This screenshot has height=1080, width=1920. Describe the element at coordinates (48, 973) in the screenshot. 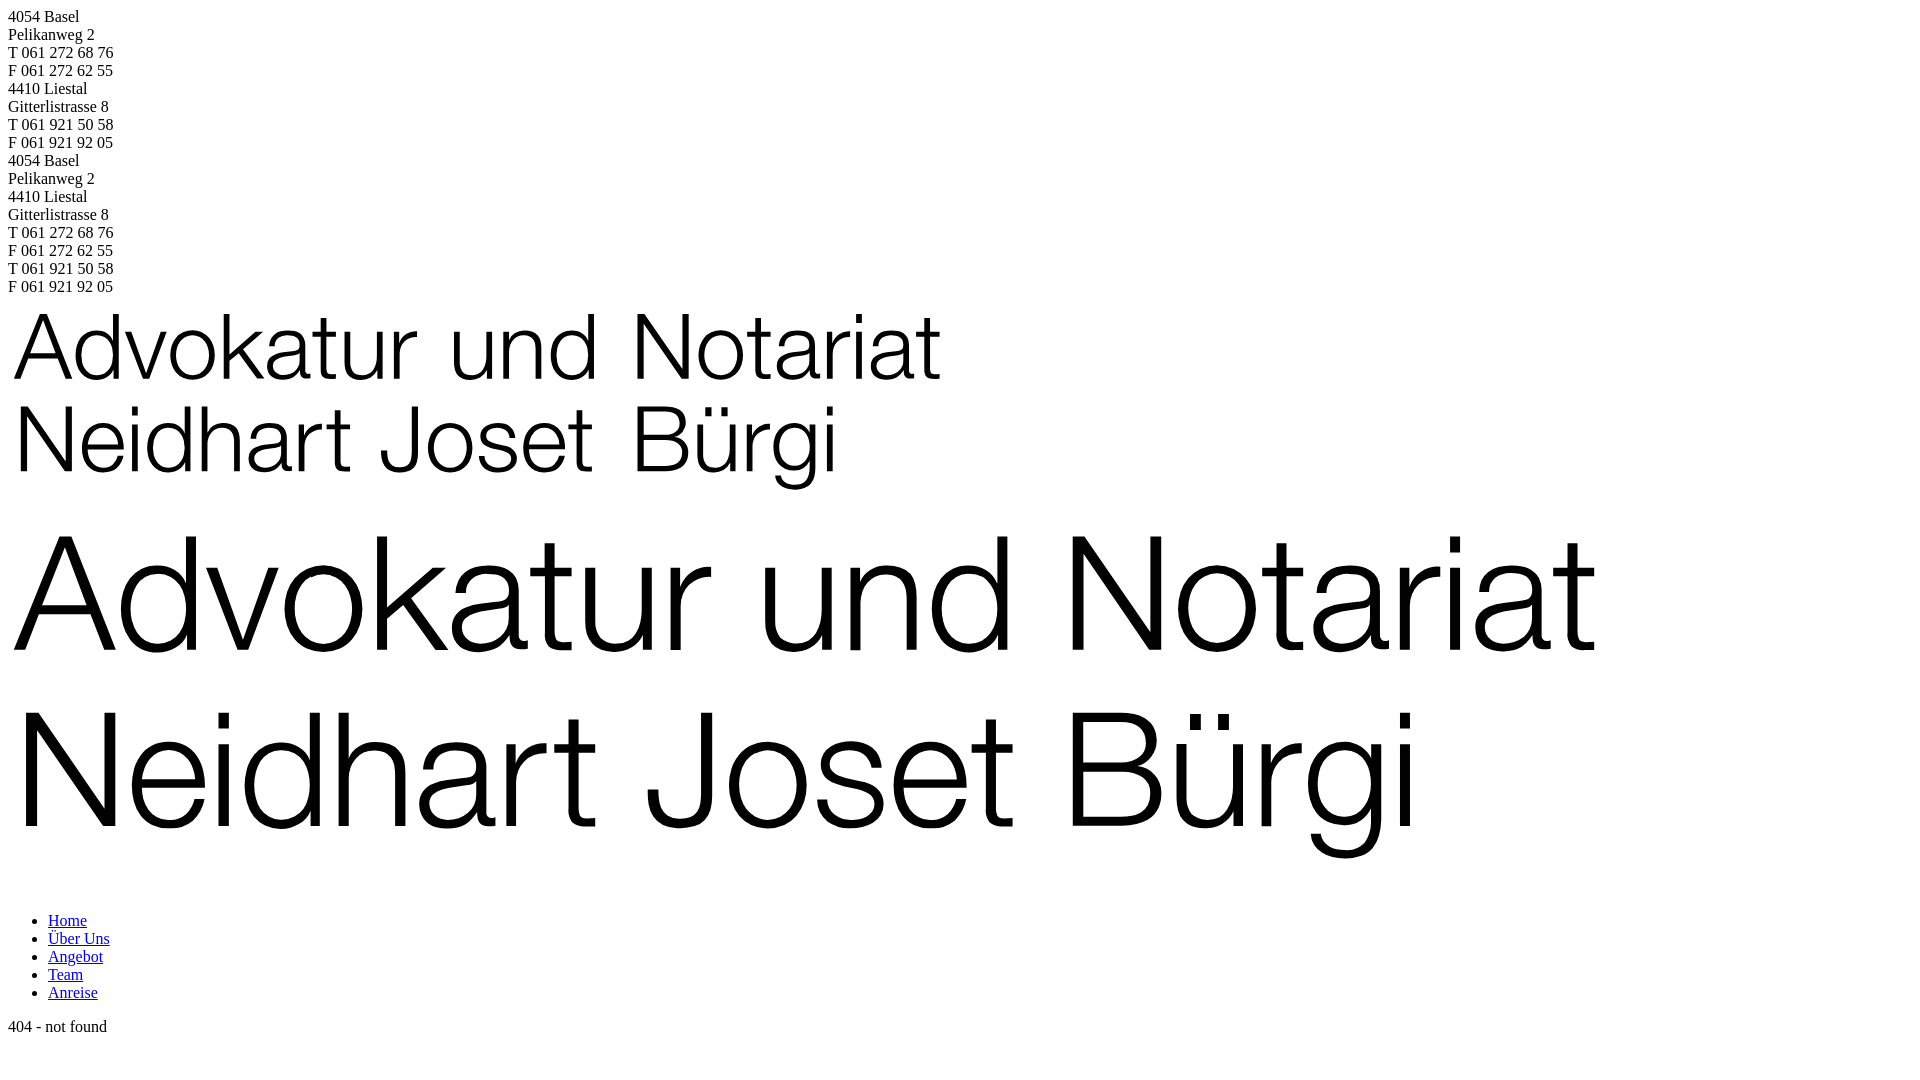

I see `'Team'` at that location.